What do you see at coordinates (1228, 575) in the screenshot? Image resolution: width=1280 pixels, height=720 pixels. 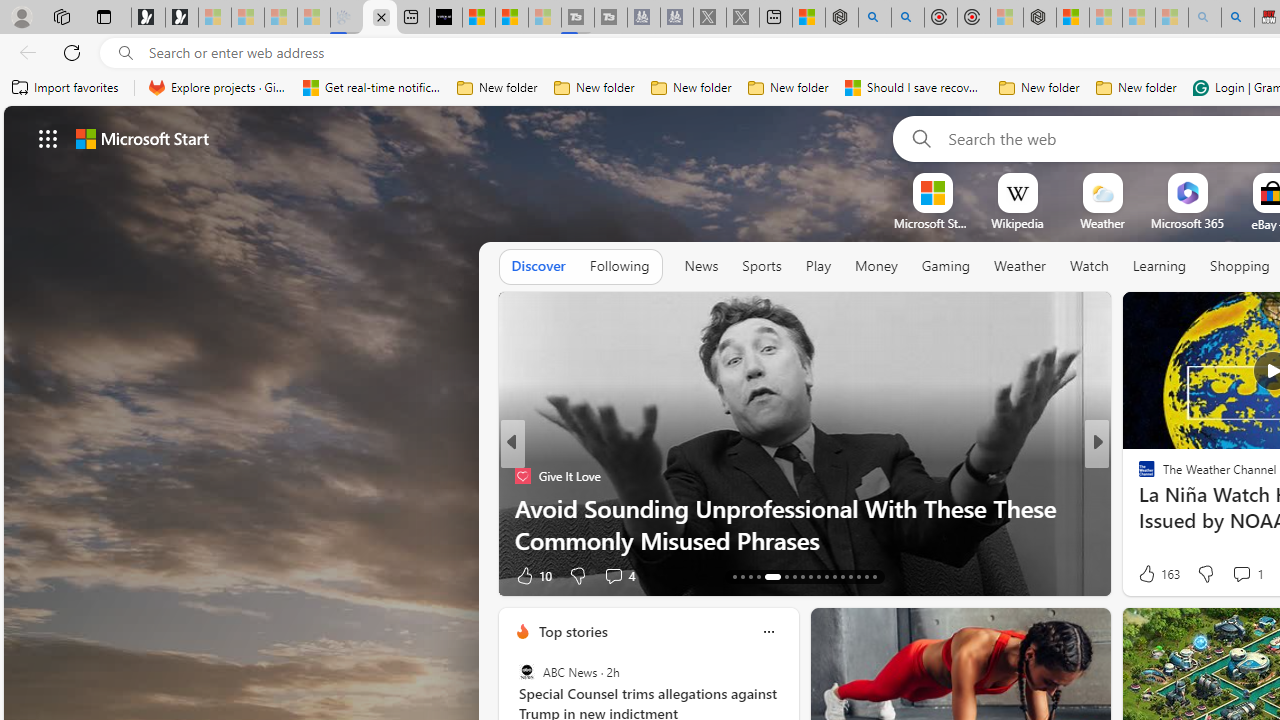 I see `'View comments 2 Comment'` at bounding box center [1228, 575].